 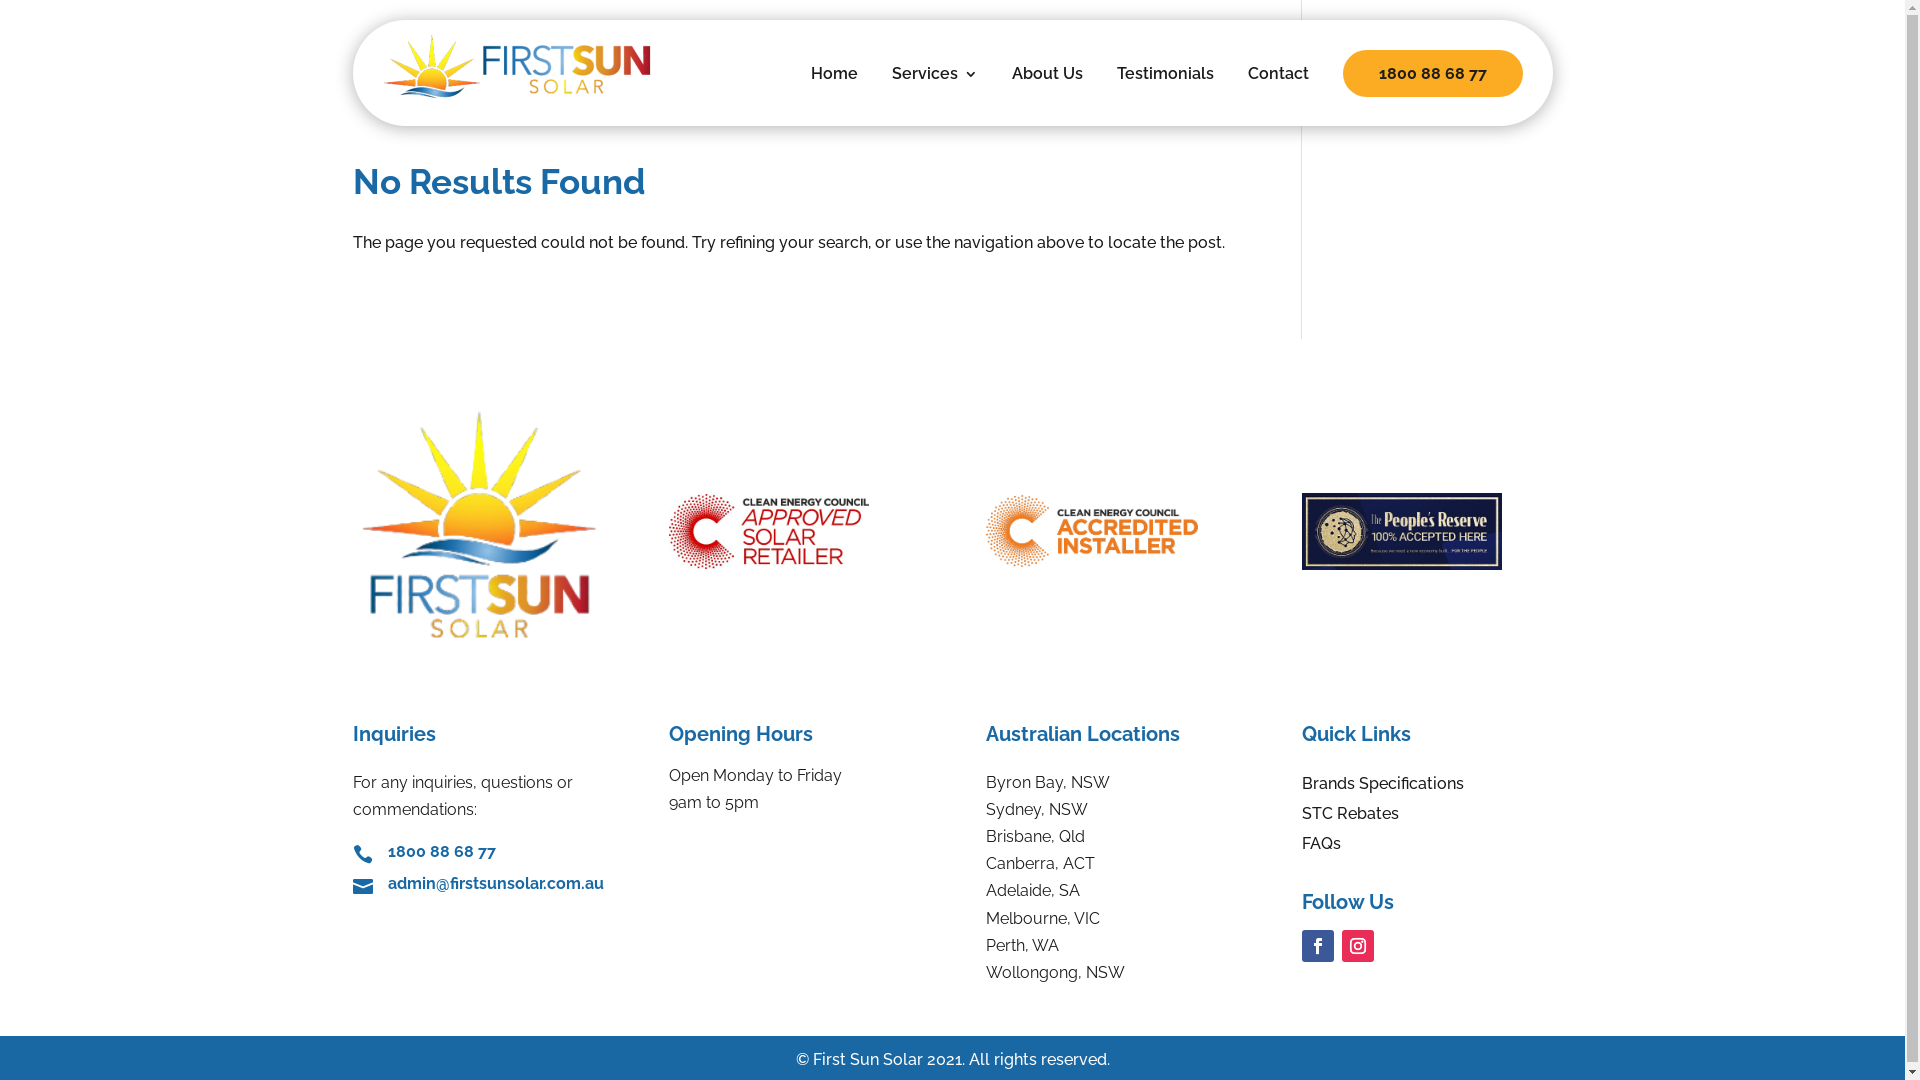 I want to click on 'Follow on Instagram', so click(x=1342, y=945).